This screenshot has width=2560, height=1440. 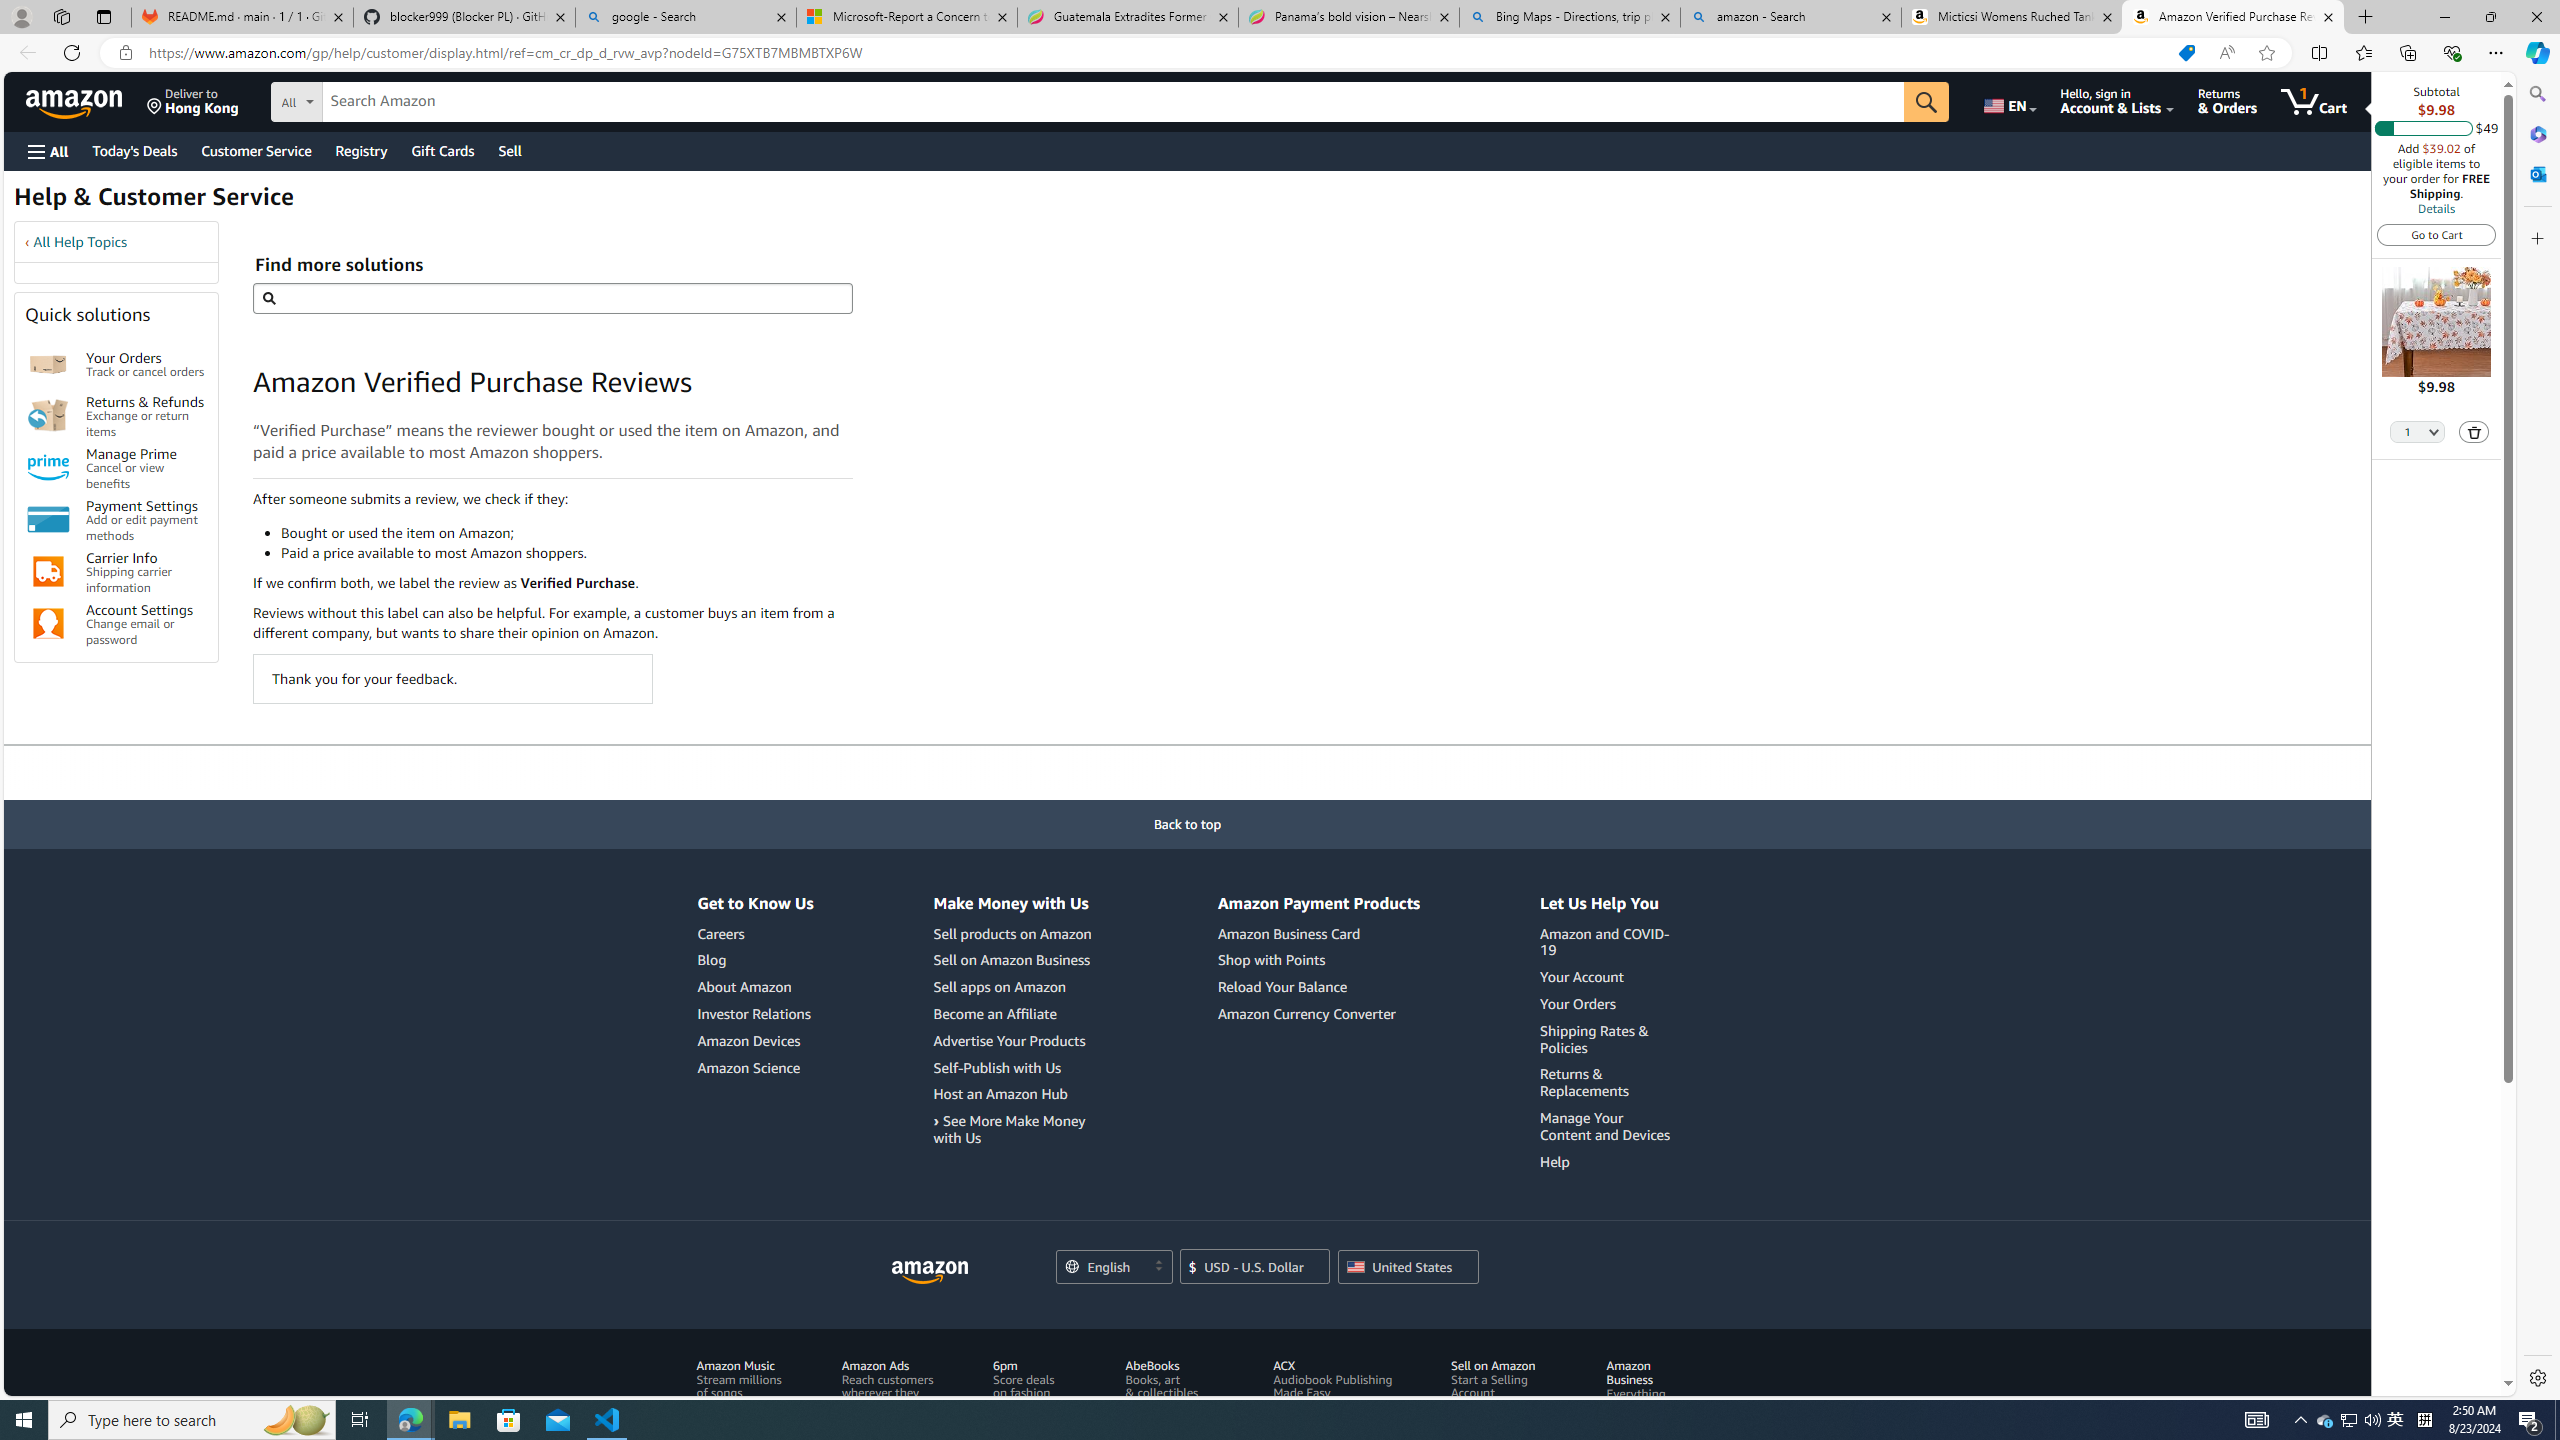 What do you see at coordinates (1015, 1041) in the screenshot?
I see `'Advertise Your Products'` at bounding box center [1015, 1041].